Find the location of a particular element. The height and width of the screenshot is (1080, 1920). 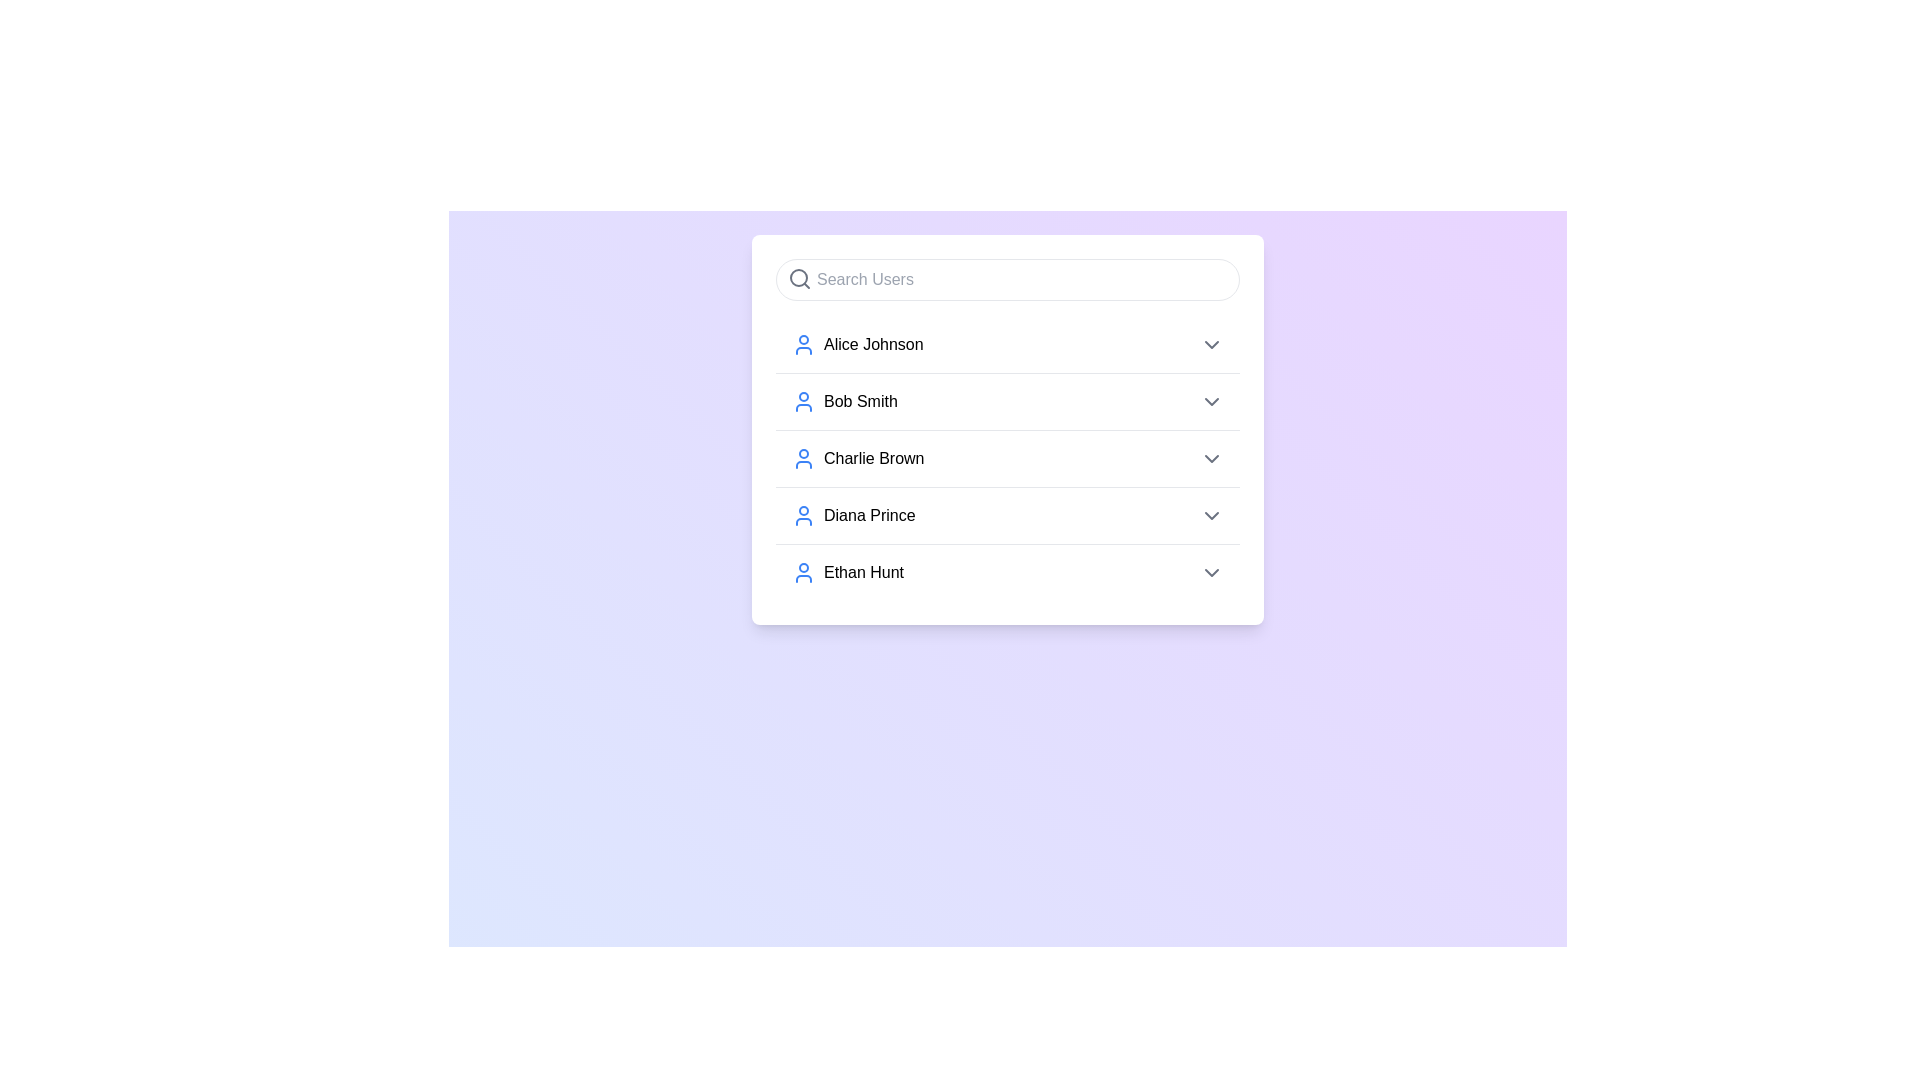

the selectable user entry 'Ethan Hunt' in the fourth row of the dropdown menu is located at coordinates (848, 573).